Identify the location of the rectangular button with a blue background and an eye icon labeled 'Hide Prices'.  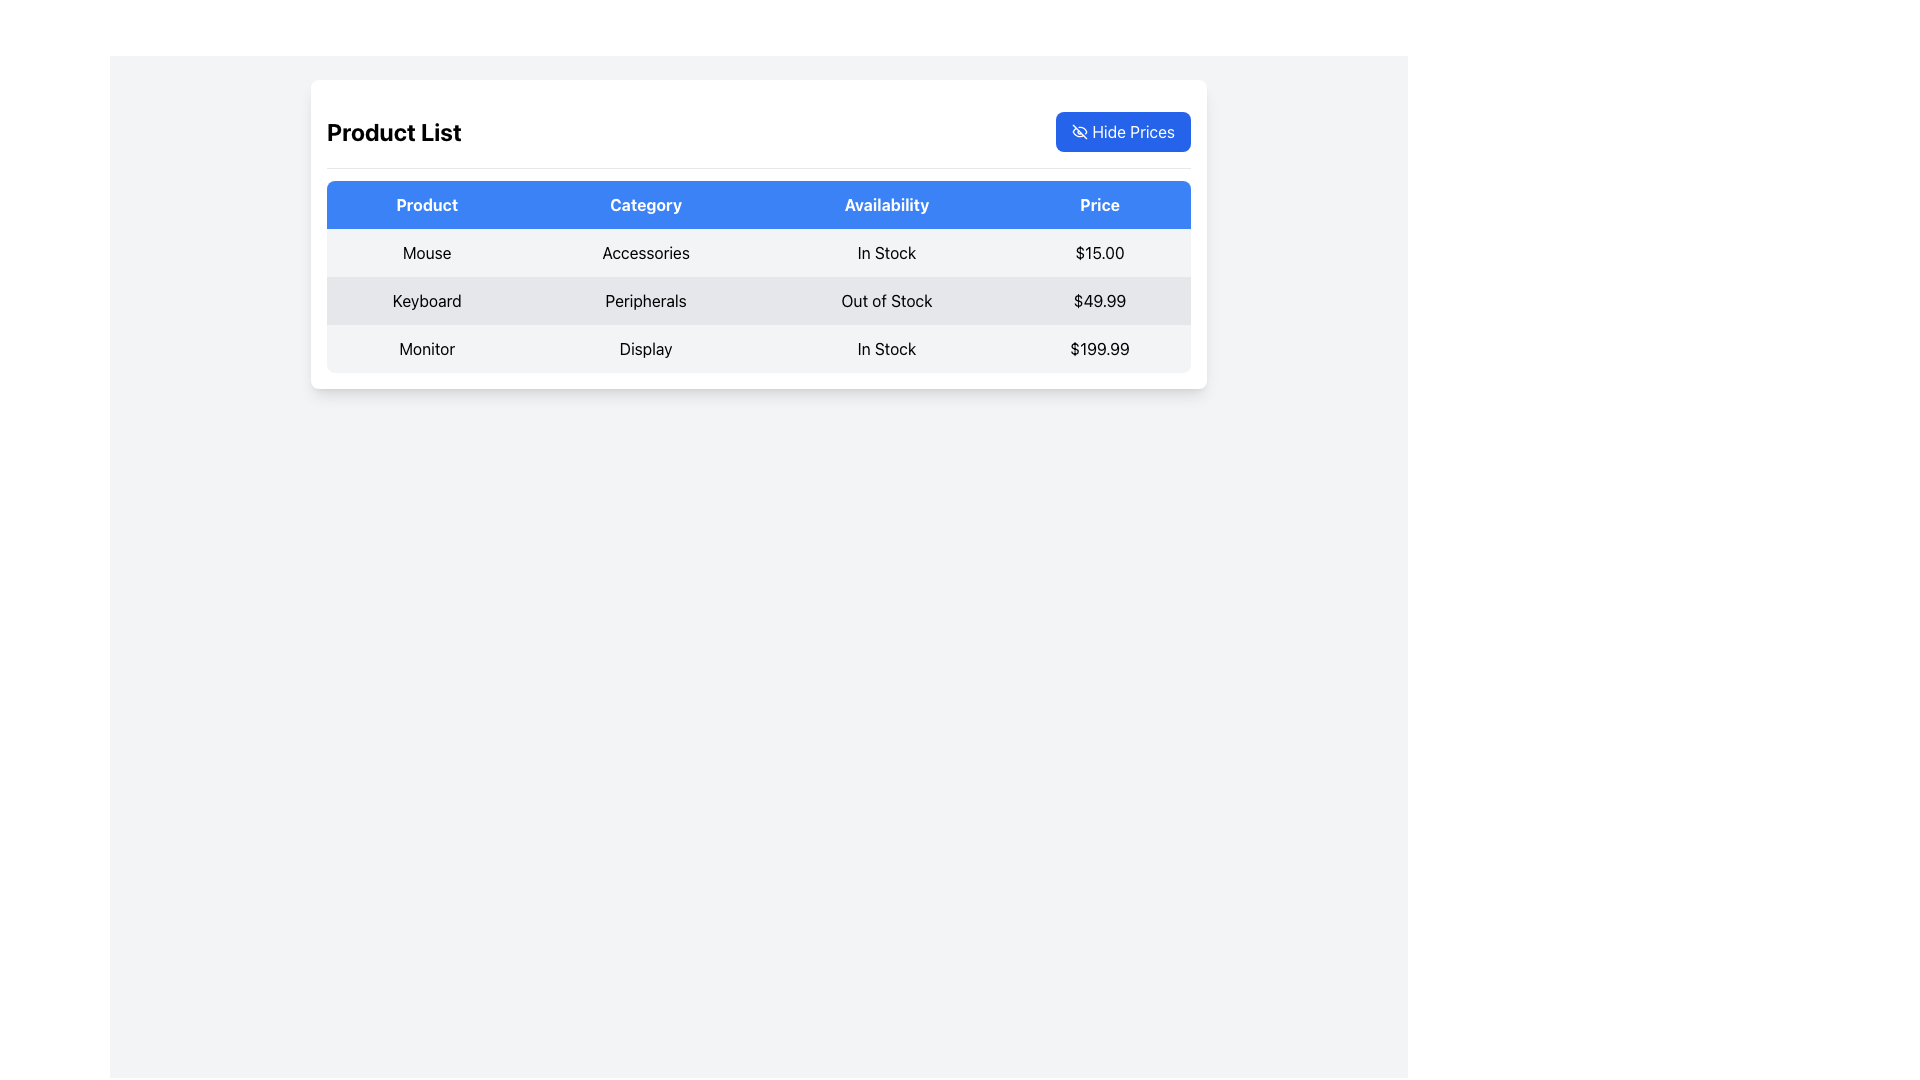
(1123, 131).